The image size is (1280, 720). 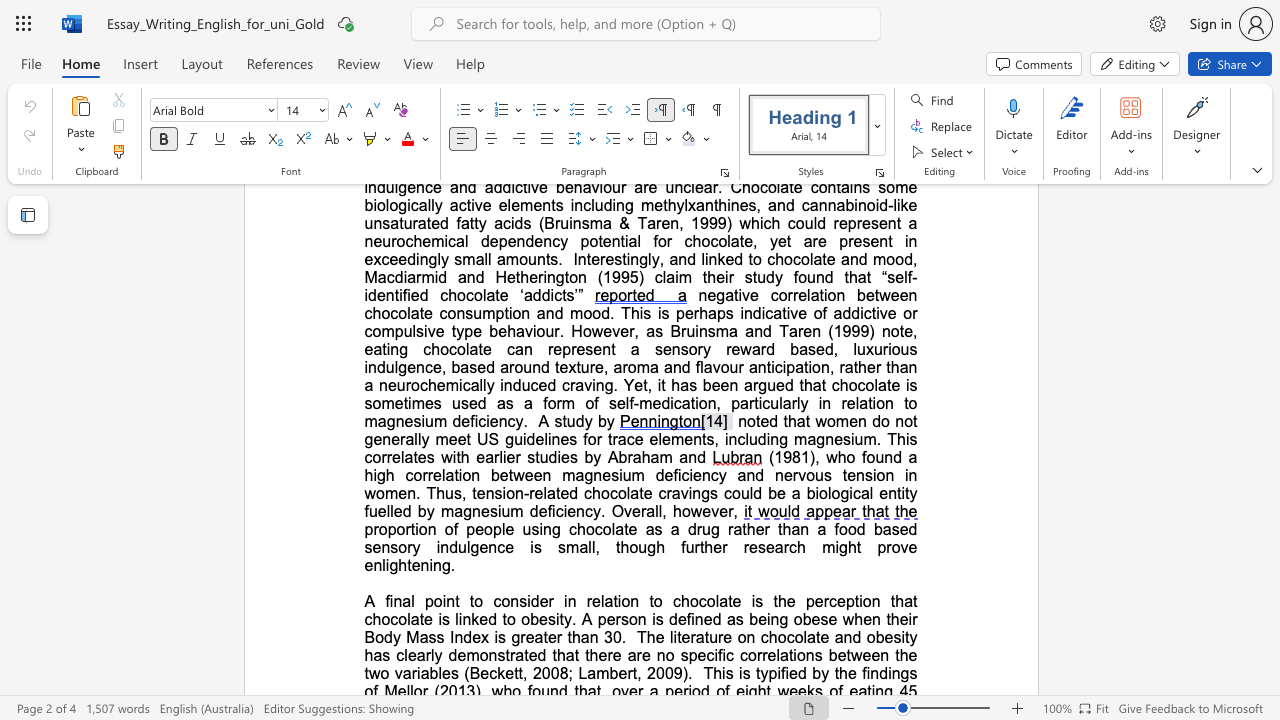 I want to click on the subset text "al" within the text "A final point", so click(x=401, y=600).